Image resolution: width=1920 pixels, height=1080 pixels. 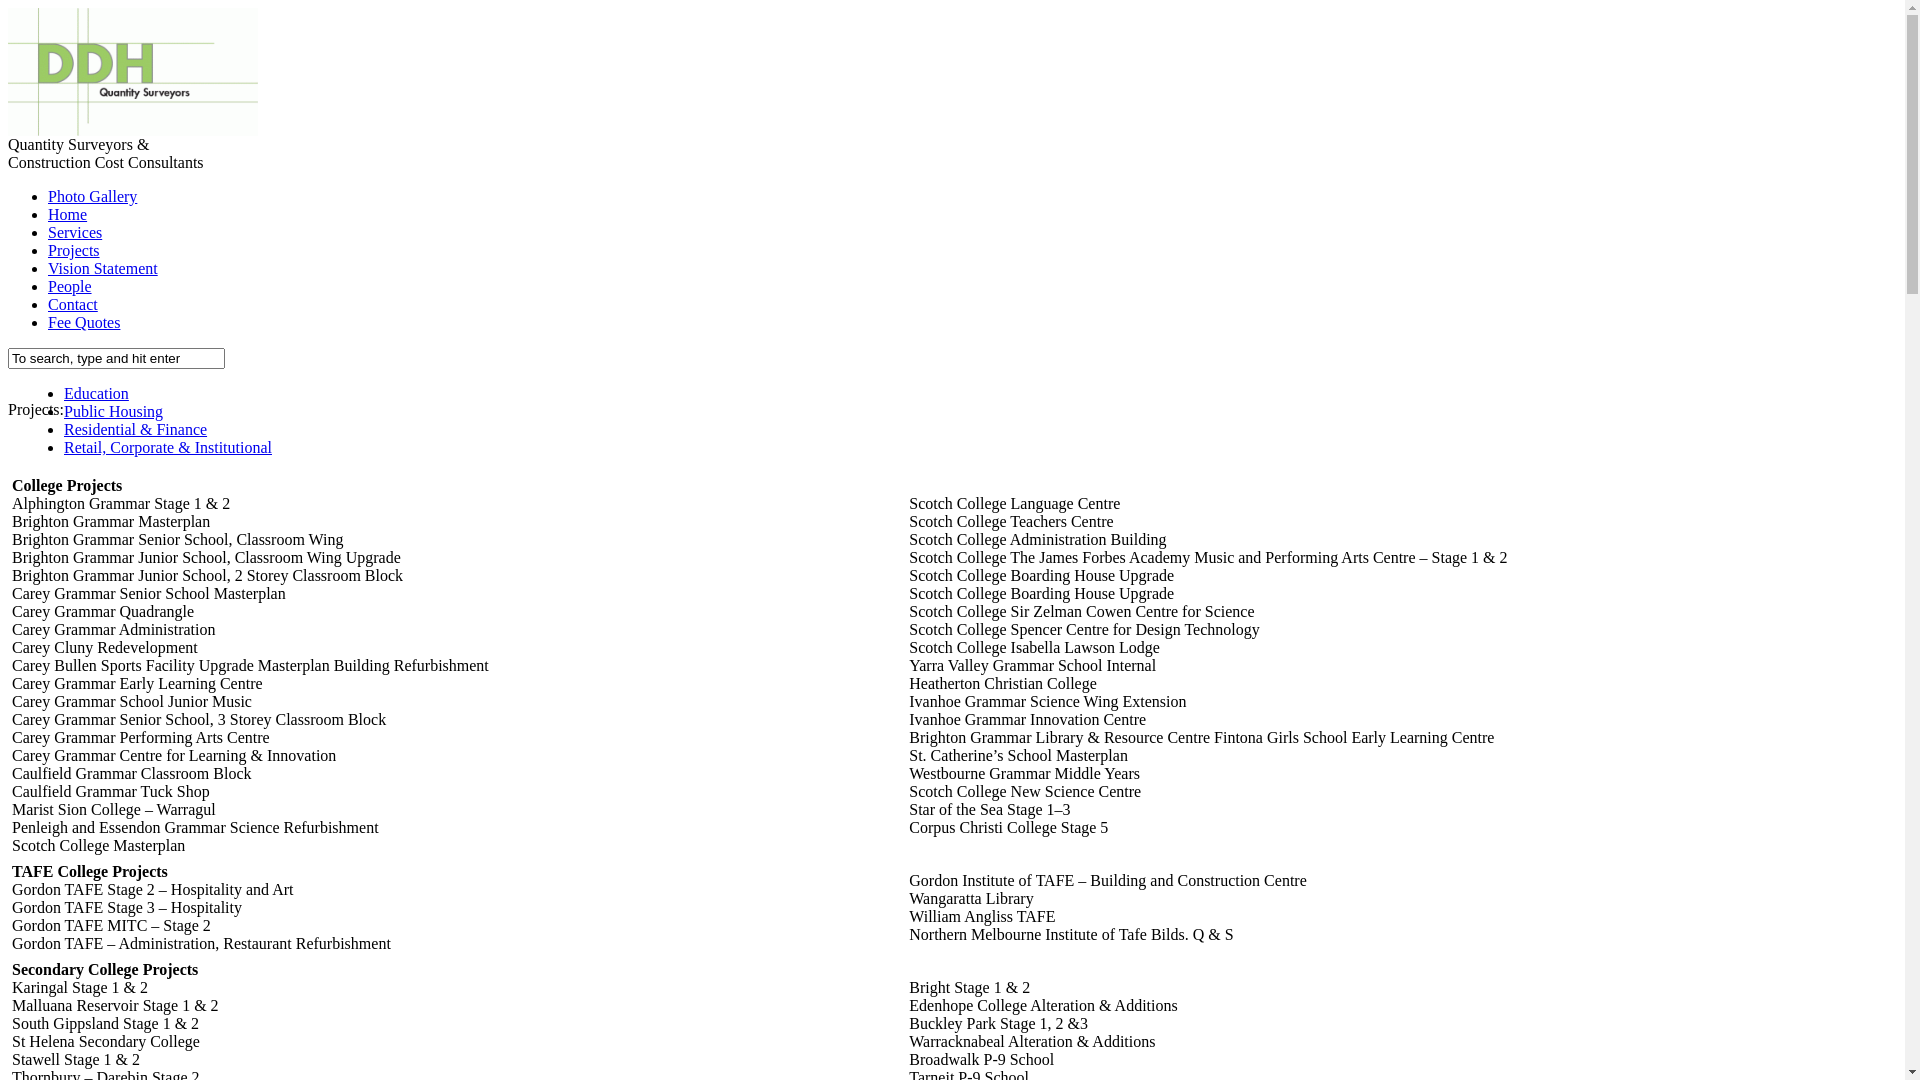 What do you see at coordinates (73, 249) in the screenshot?
I see `'Projects'` at bounding box center [73, 249].